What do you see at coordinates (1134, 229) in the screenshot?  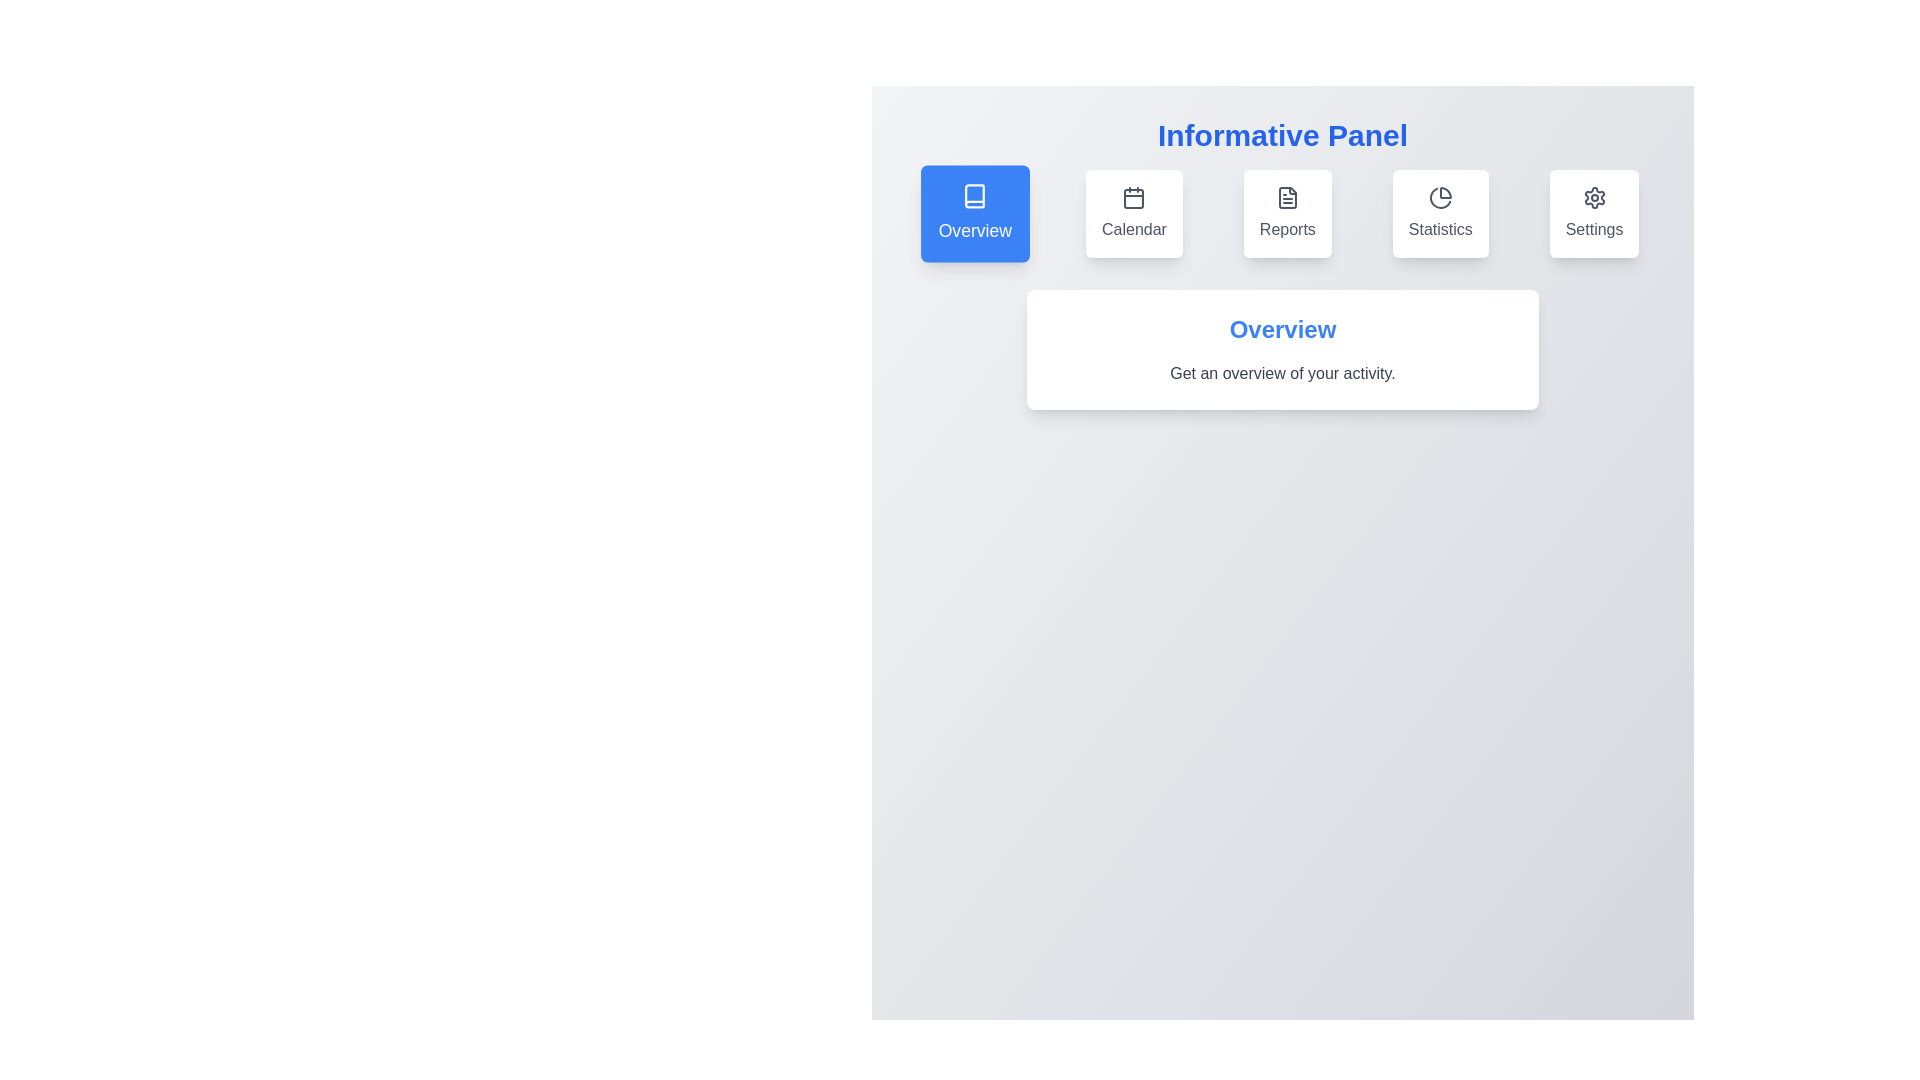 I see `the descriptive text label located below the calendar icon in the second card-like element from the left` at bounding box center [1134, 229].